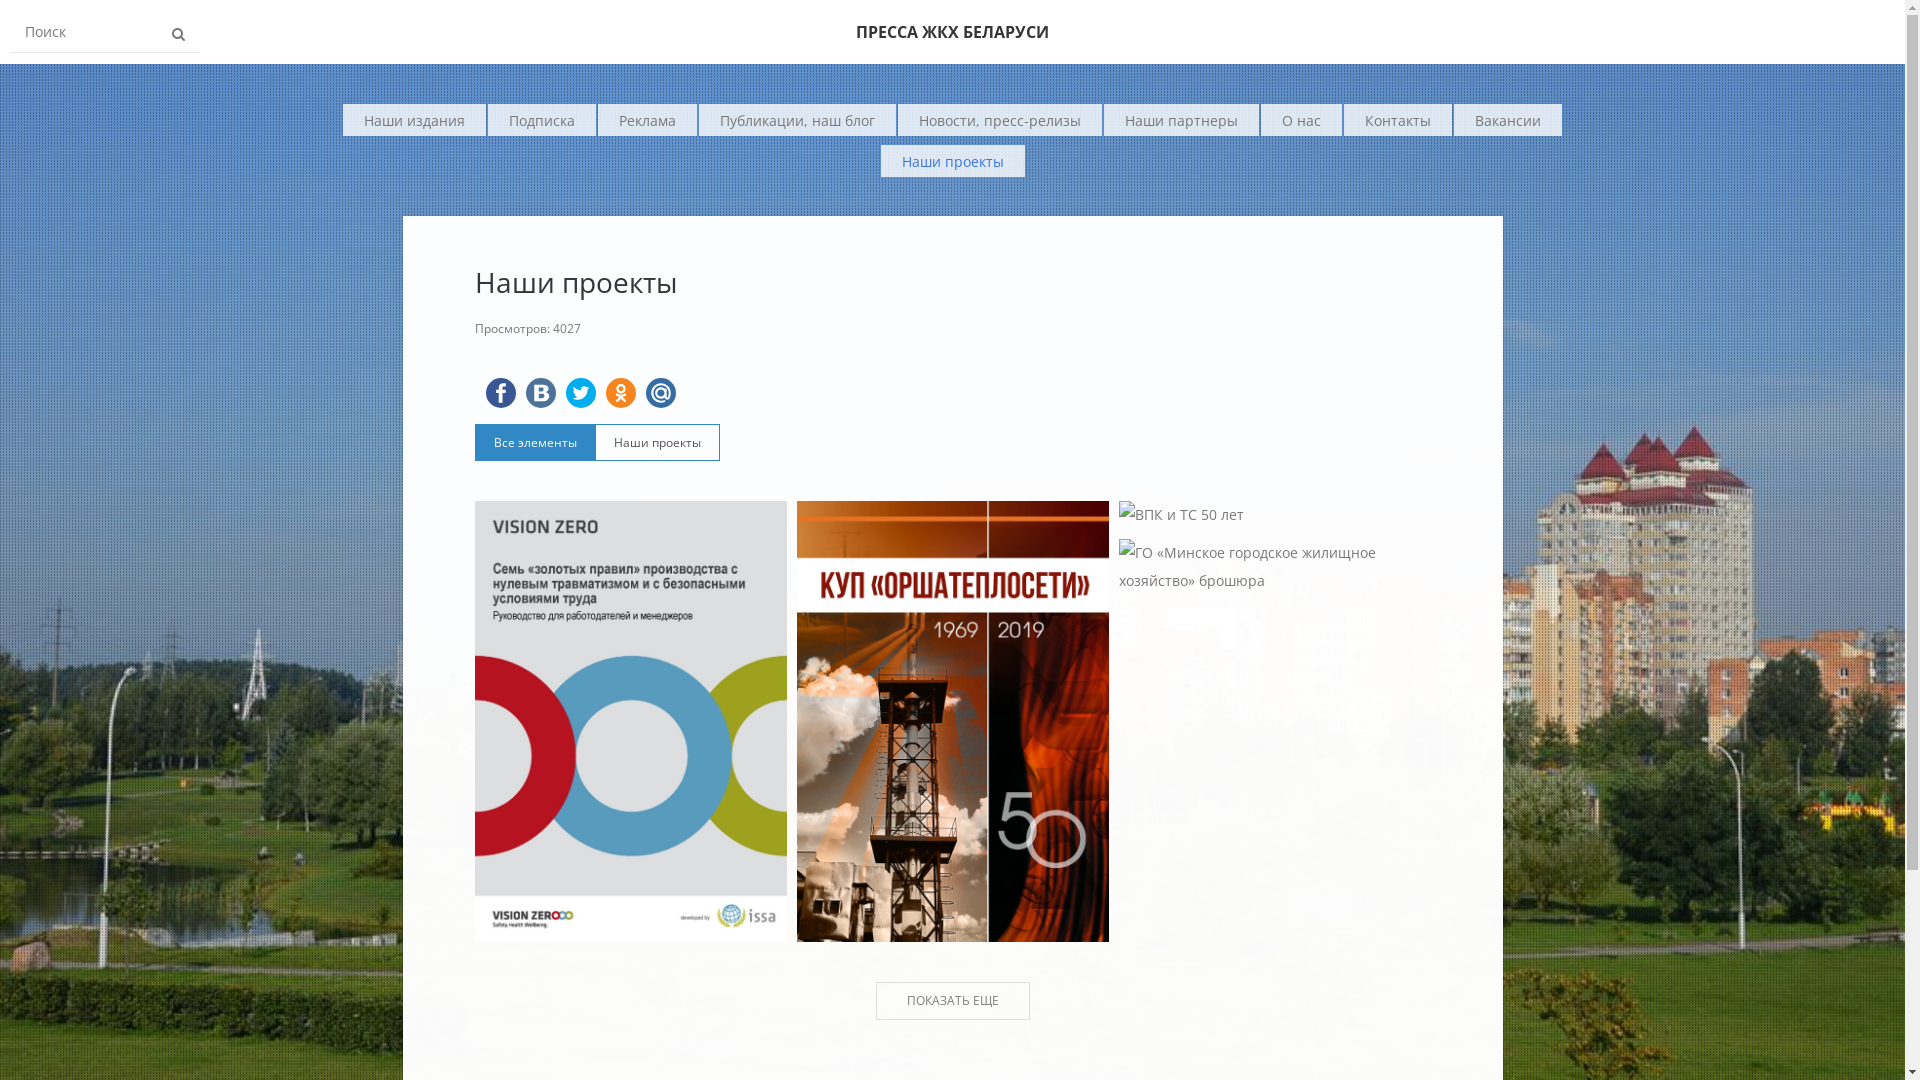 This screenshot has height=1080, width=1920. Describe the element at coordinates (500, 393) in the screenshot. I see `'FaceBook'` at that location.